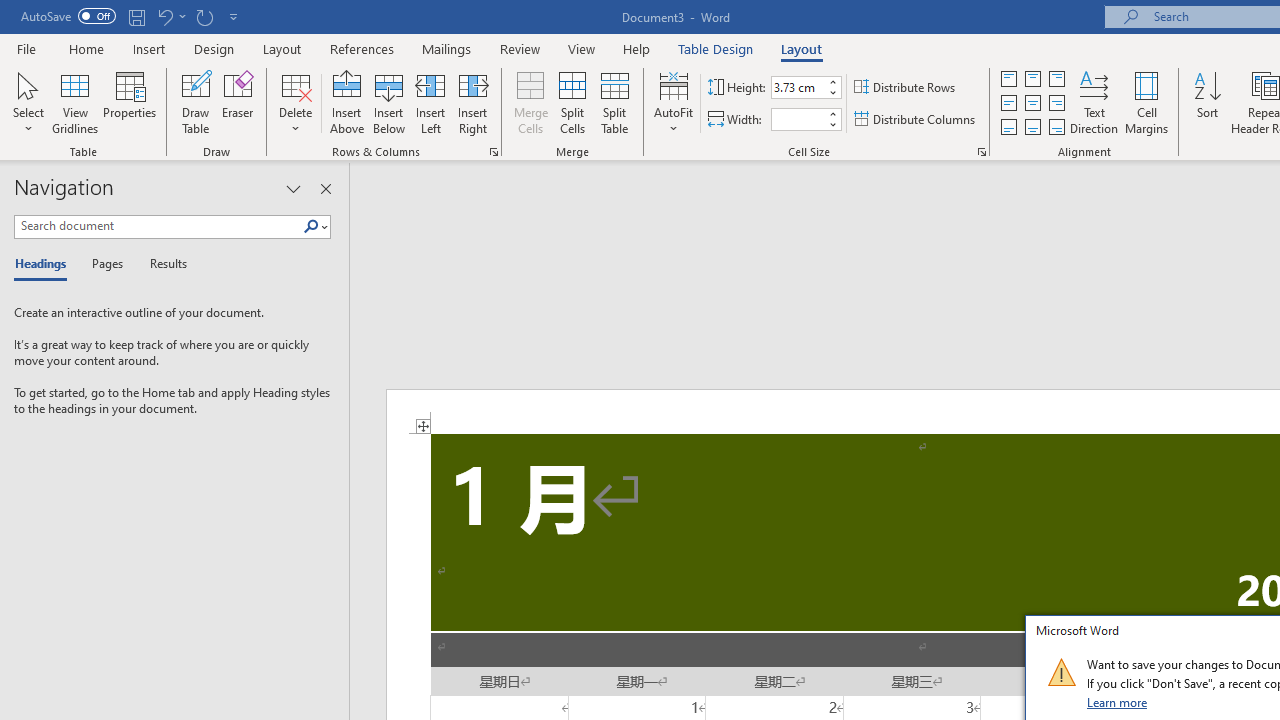 This screenshot has width=1280, height=720. I want to click on 'Draw Table', so click(196, 103).